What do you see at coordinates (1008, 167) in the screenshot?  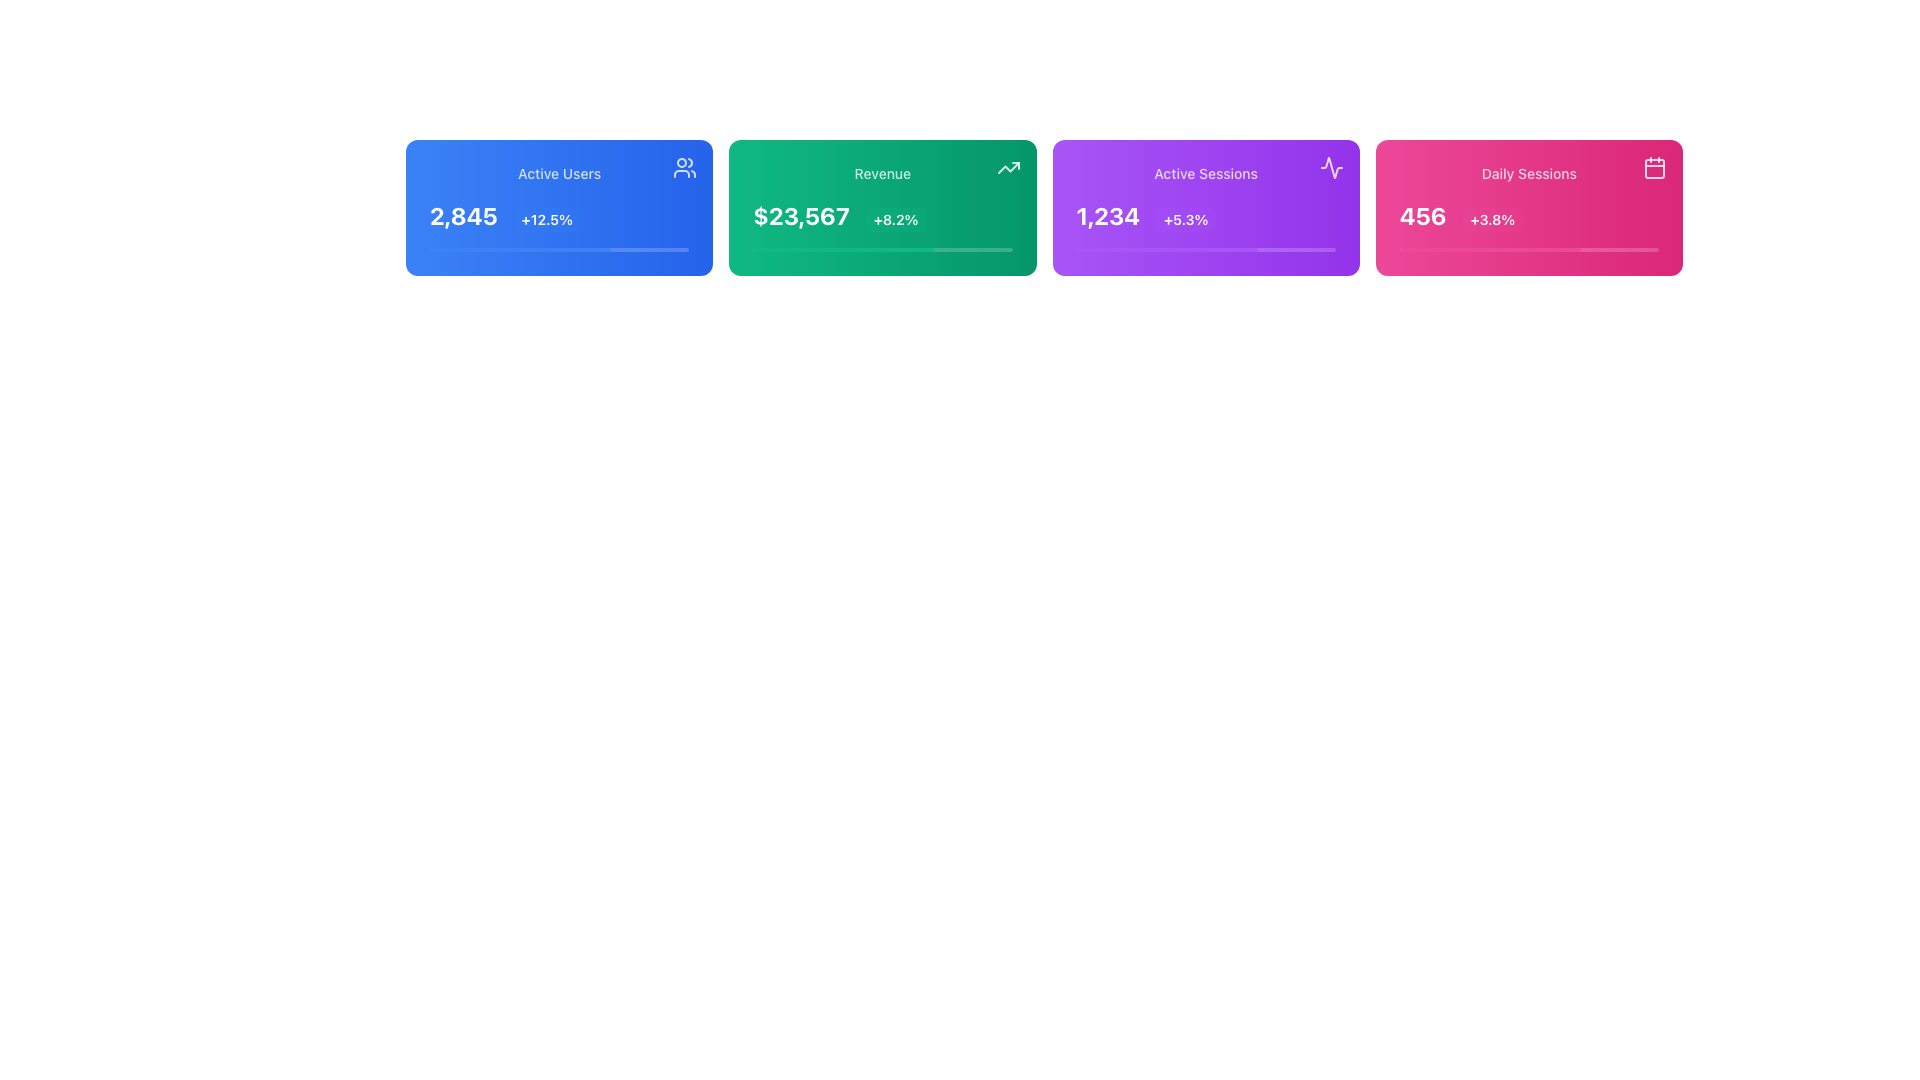 I see `the upward trending arrow icon located at the top-right corner of the green rectangular card titled 'Revenue'` at bounding box center [1008, 167].